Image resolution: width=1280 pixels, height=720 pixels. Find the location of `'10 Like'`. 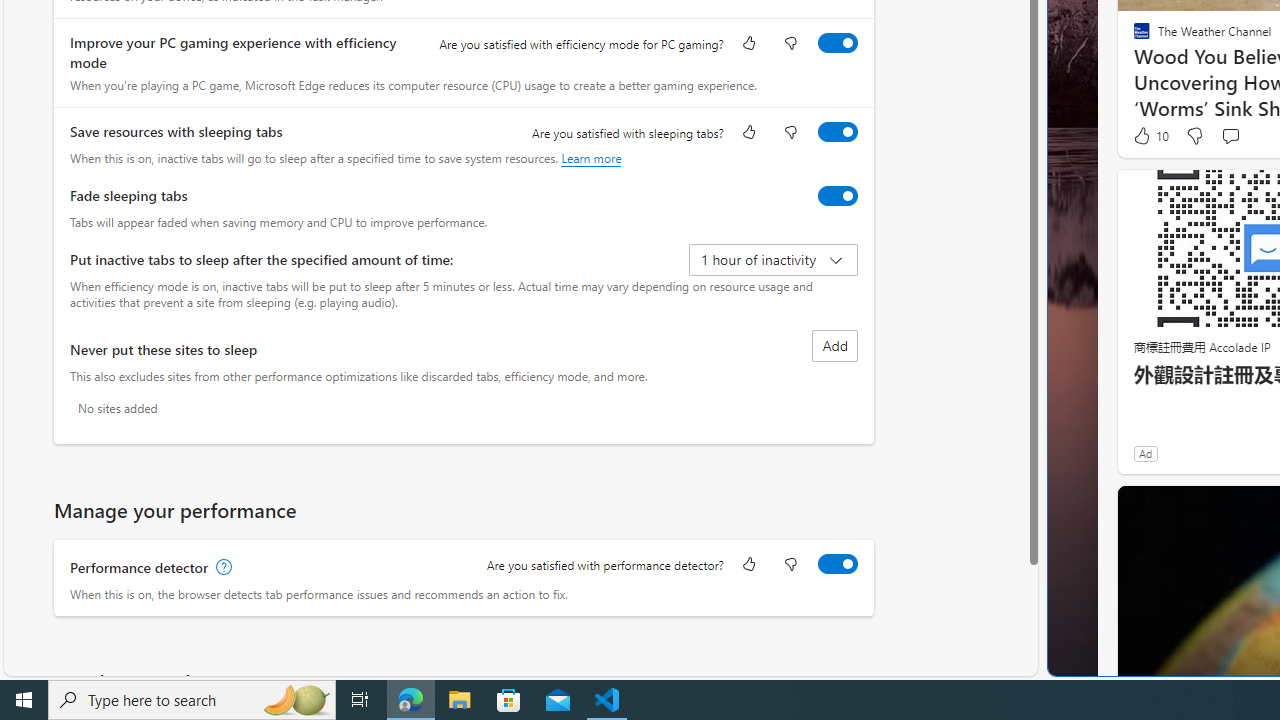

'10 Like' is located at coordinates (1150, 135).